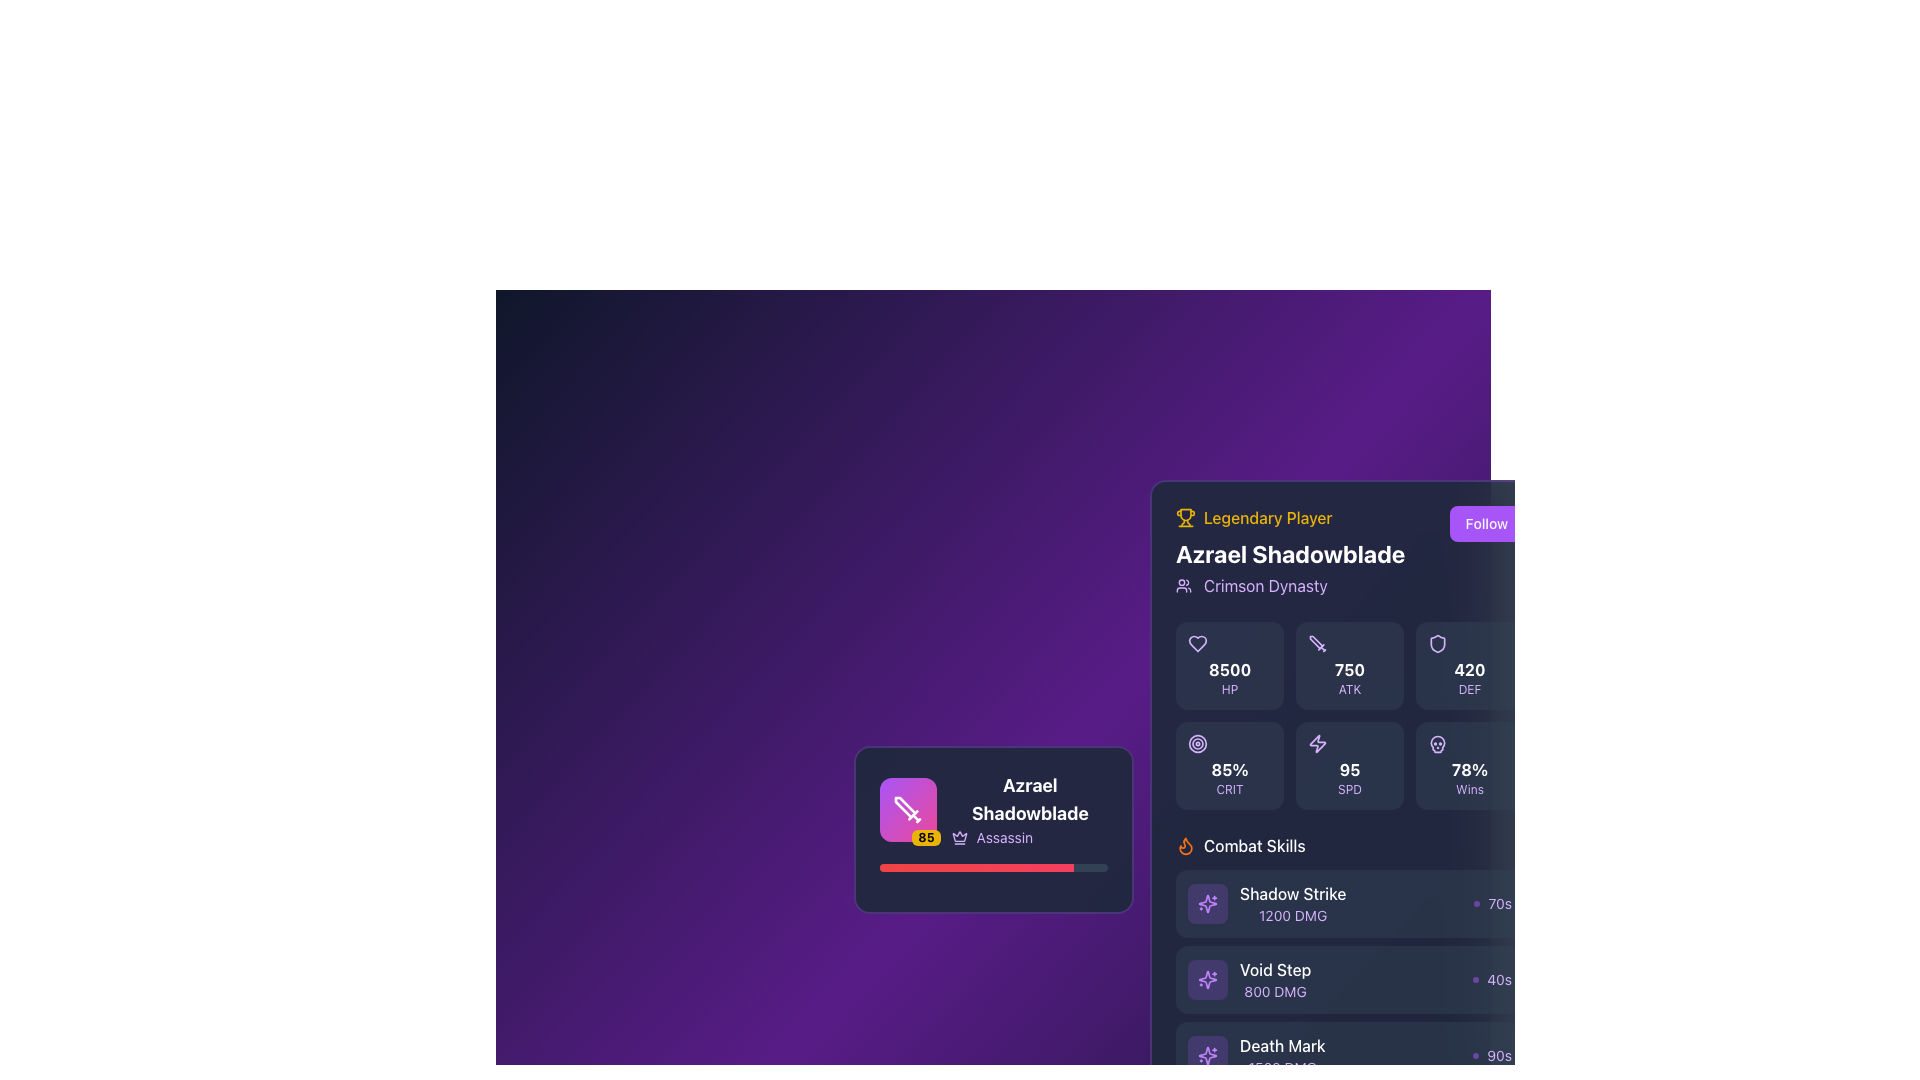  I want to click on the Text Label displaying the damage value '1500 DMG' for the skill 'Death Mark', located below the corresponding skill label, so click(1282, 1067).